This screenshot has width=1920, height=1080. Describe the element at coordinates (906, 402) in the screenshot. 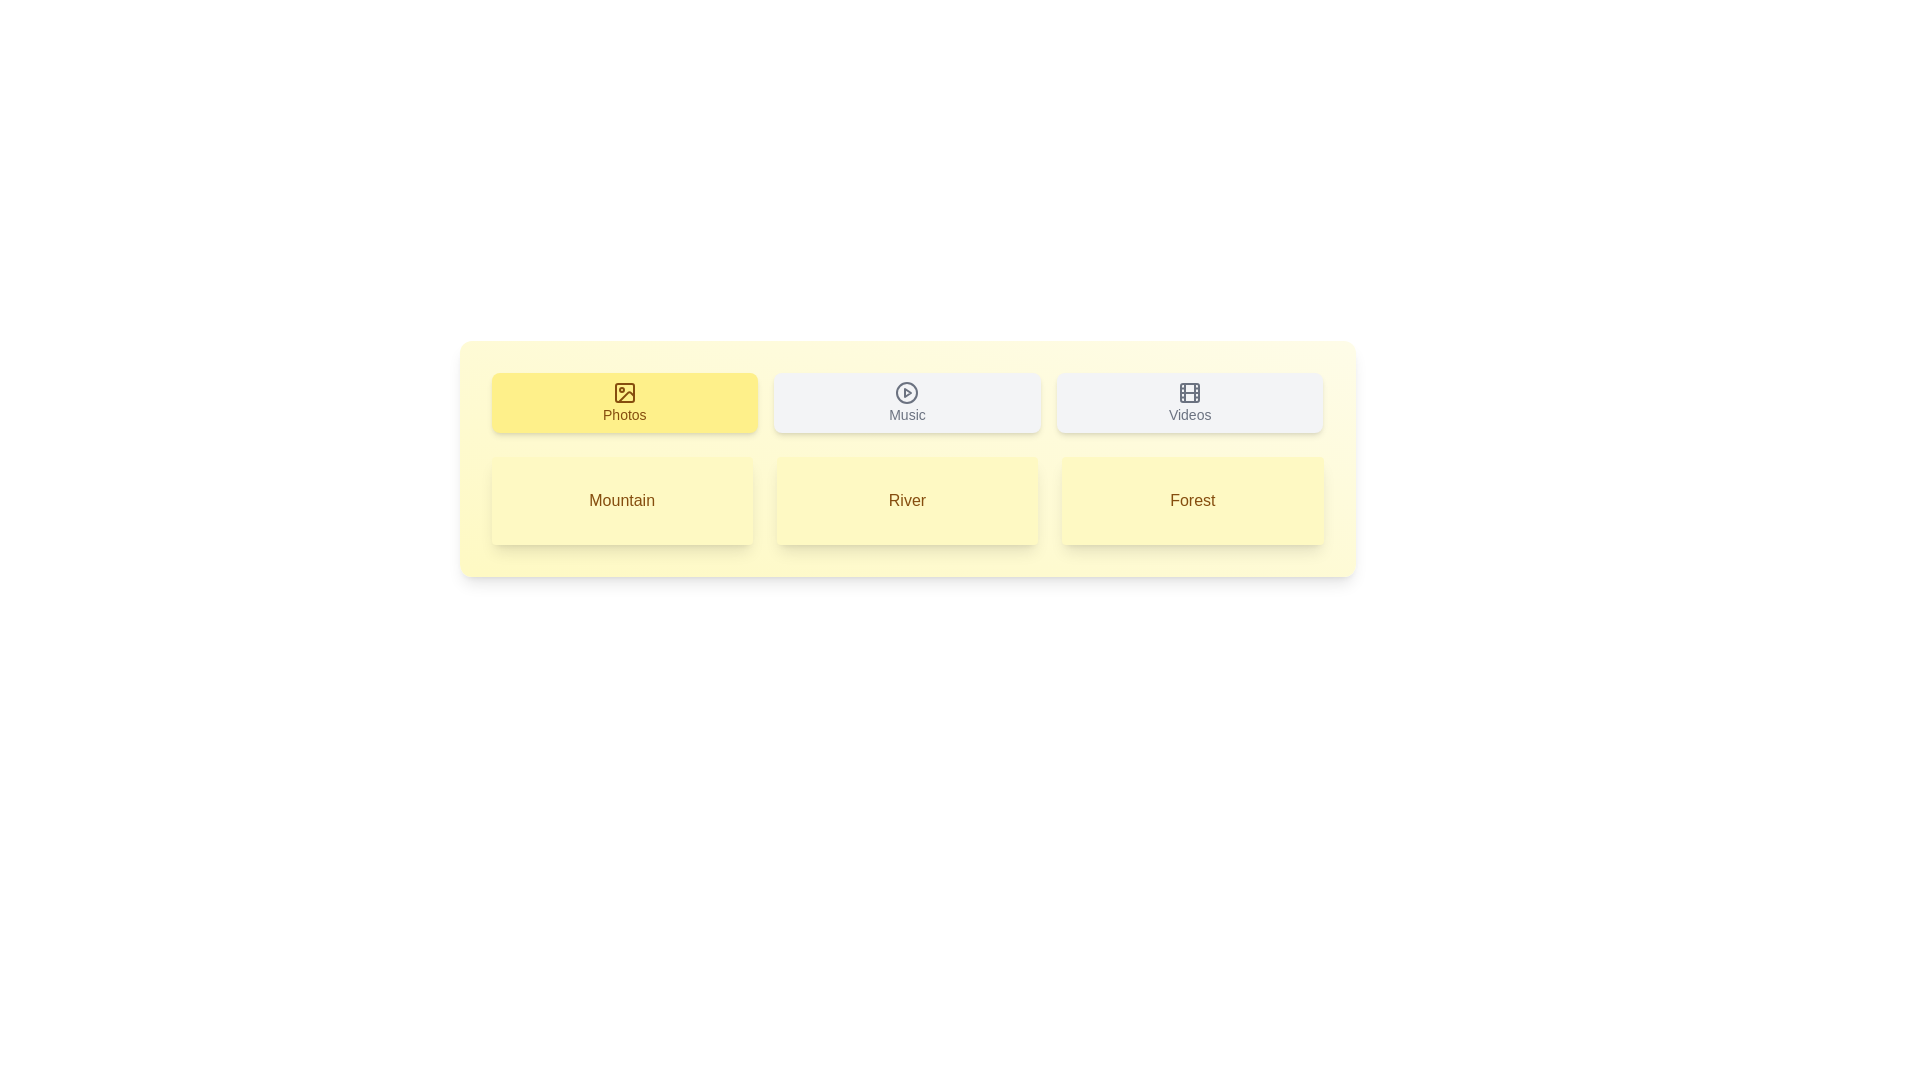

I see `the Music tab to view its content` at that location.